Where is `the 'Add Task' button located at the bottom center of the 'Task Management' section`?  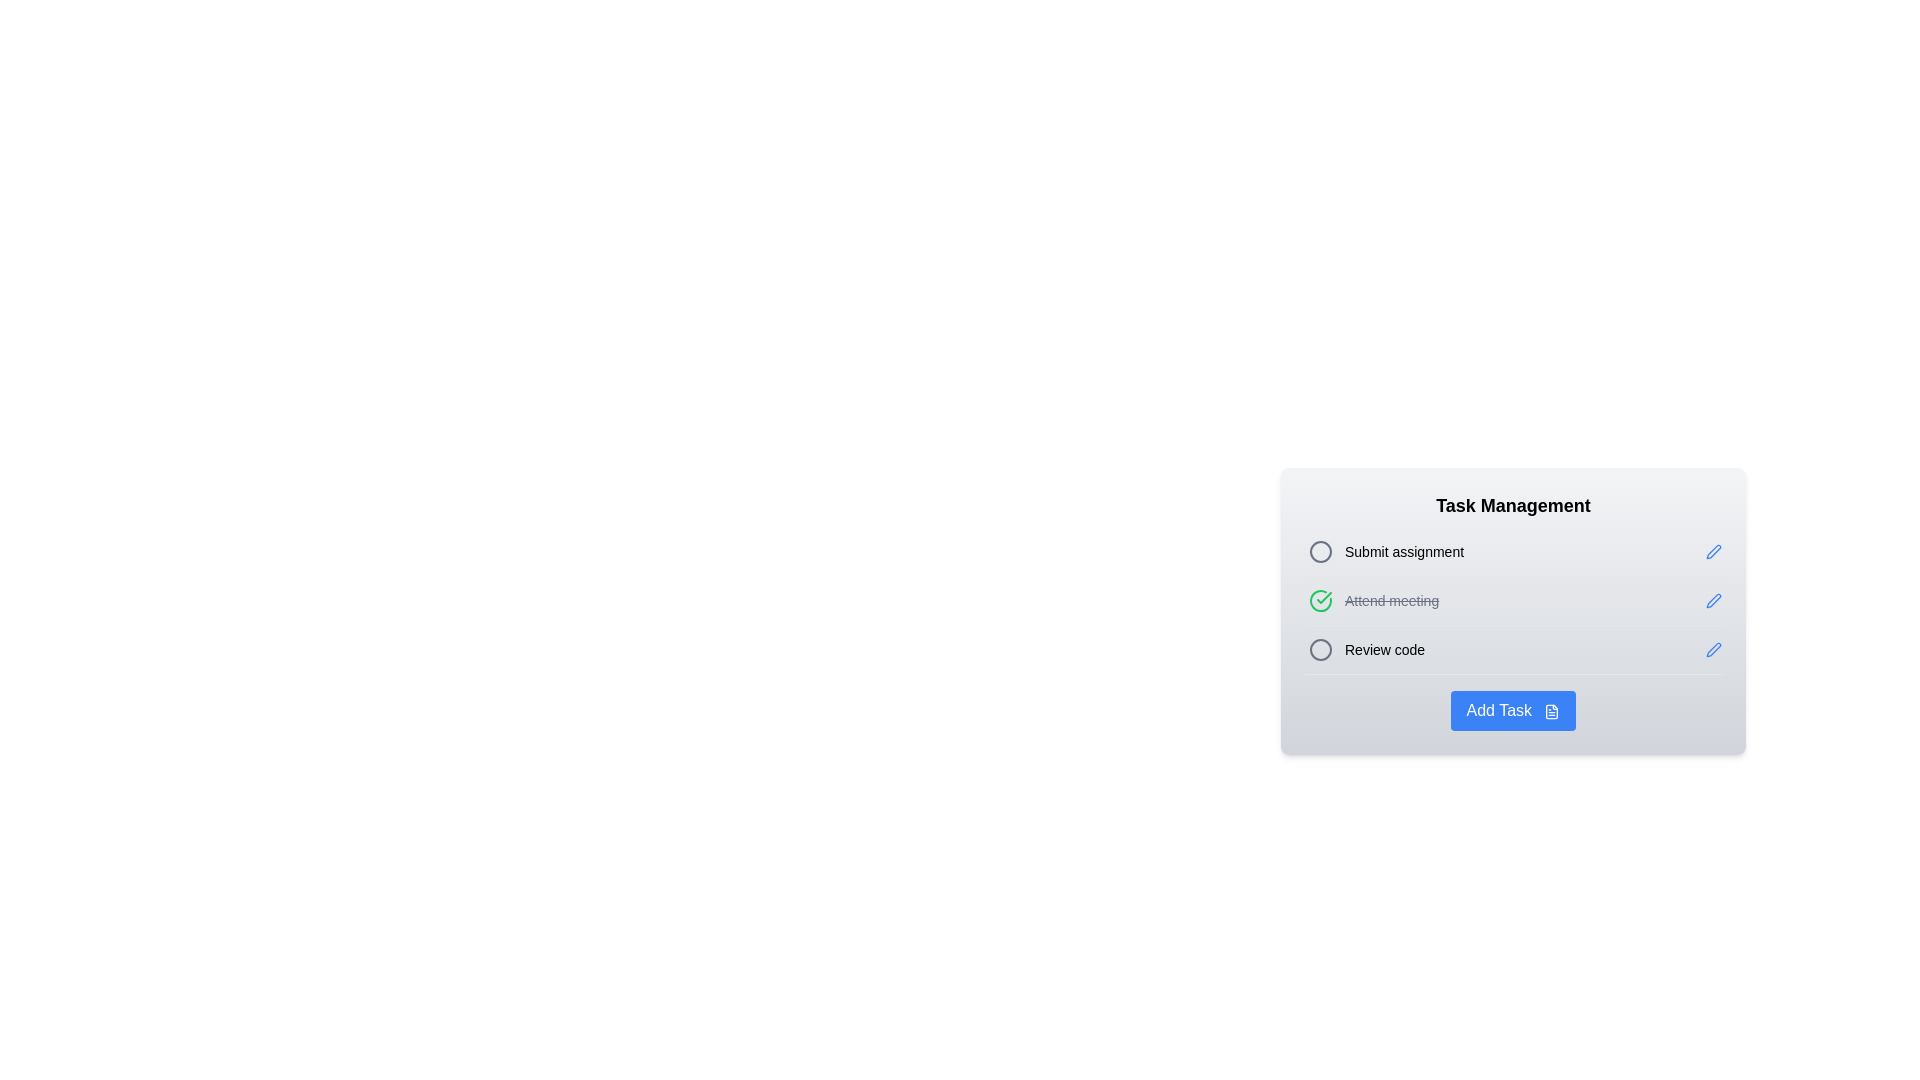
the 'Add Task' button located at the bottom center of the 'Task Management' section is located at coordinates (1513, 709).